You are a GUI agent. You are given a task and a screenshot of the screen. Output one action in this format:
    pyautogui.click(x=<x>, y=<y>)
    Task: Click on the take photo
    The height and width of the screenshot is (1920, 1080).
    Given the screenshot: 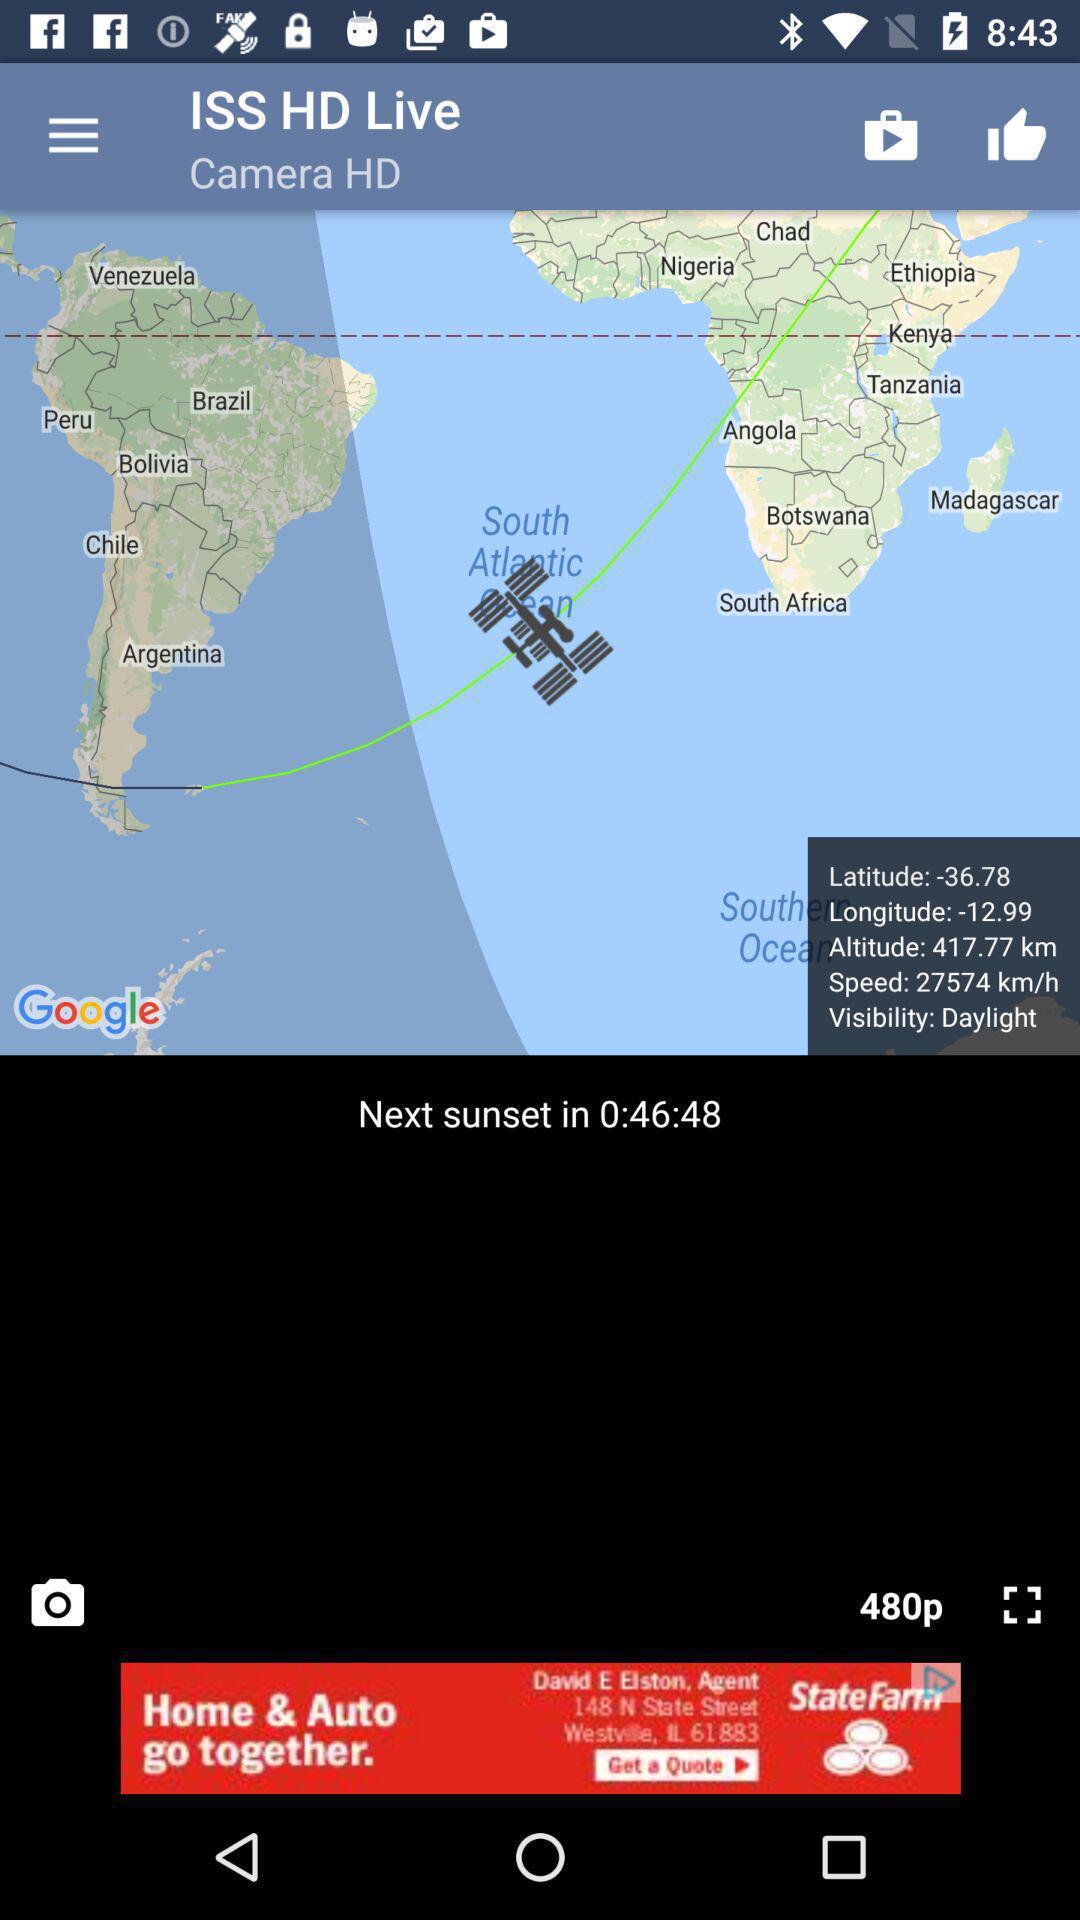 What is the action you would take?
    pyautogui.click(x=56, y=1604)
    